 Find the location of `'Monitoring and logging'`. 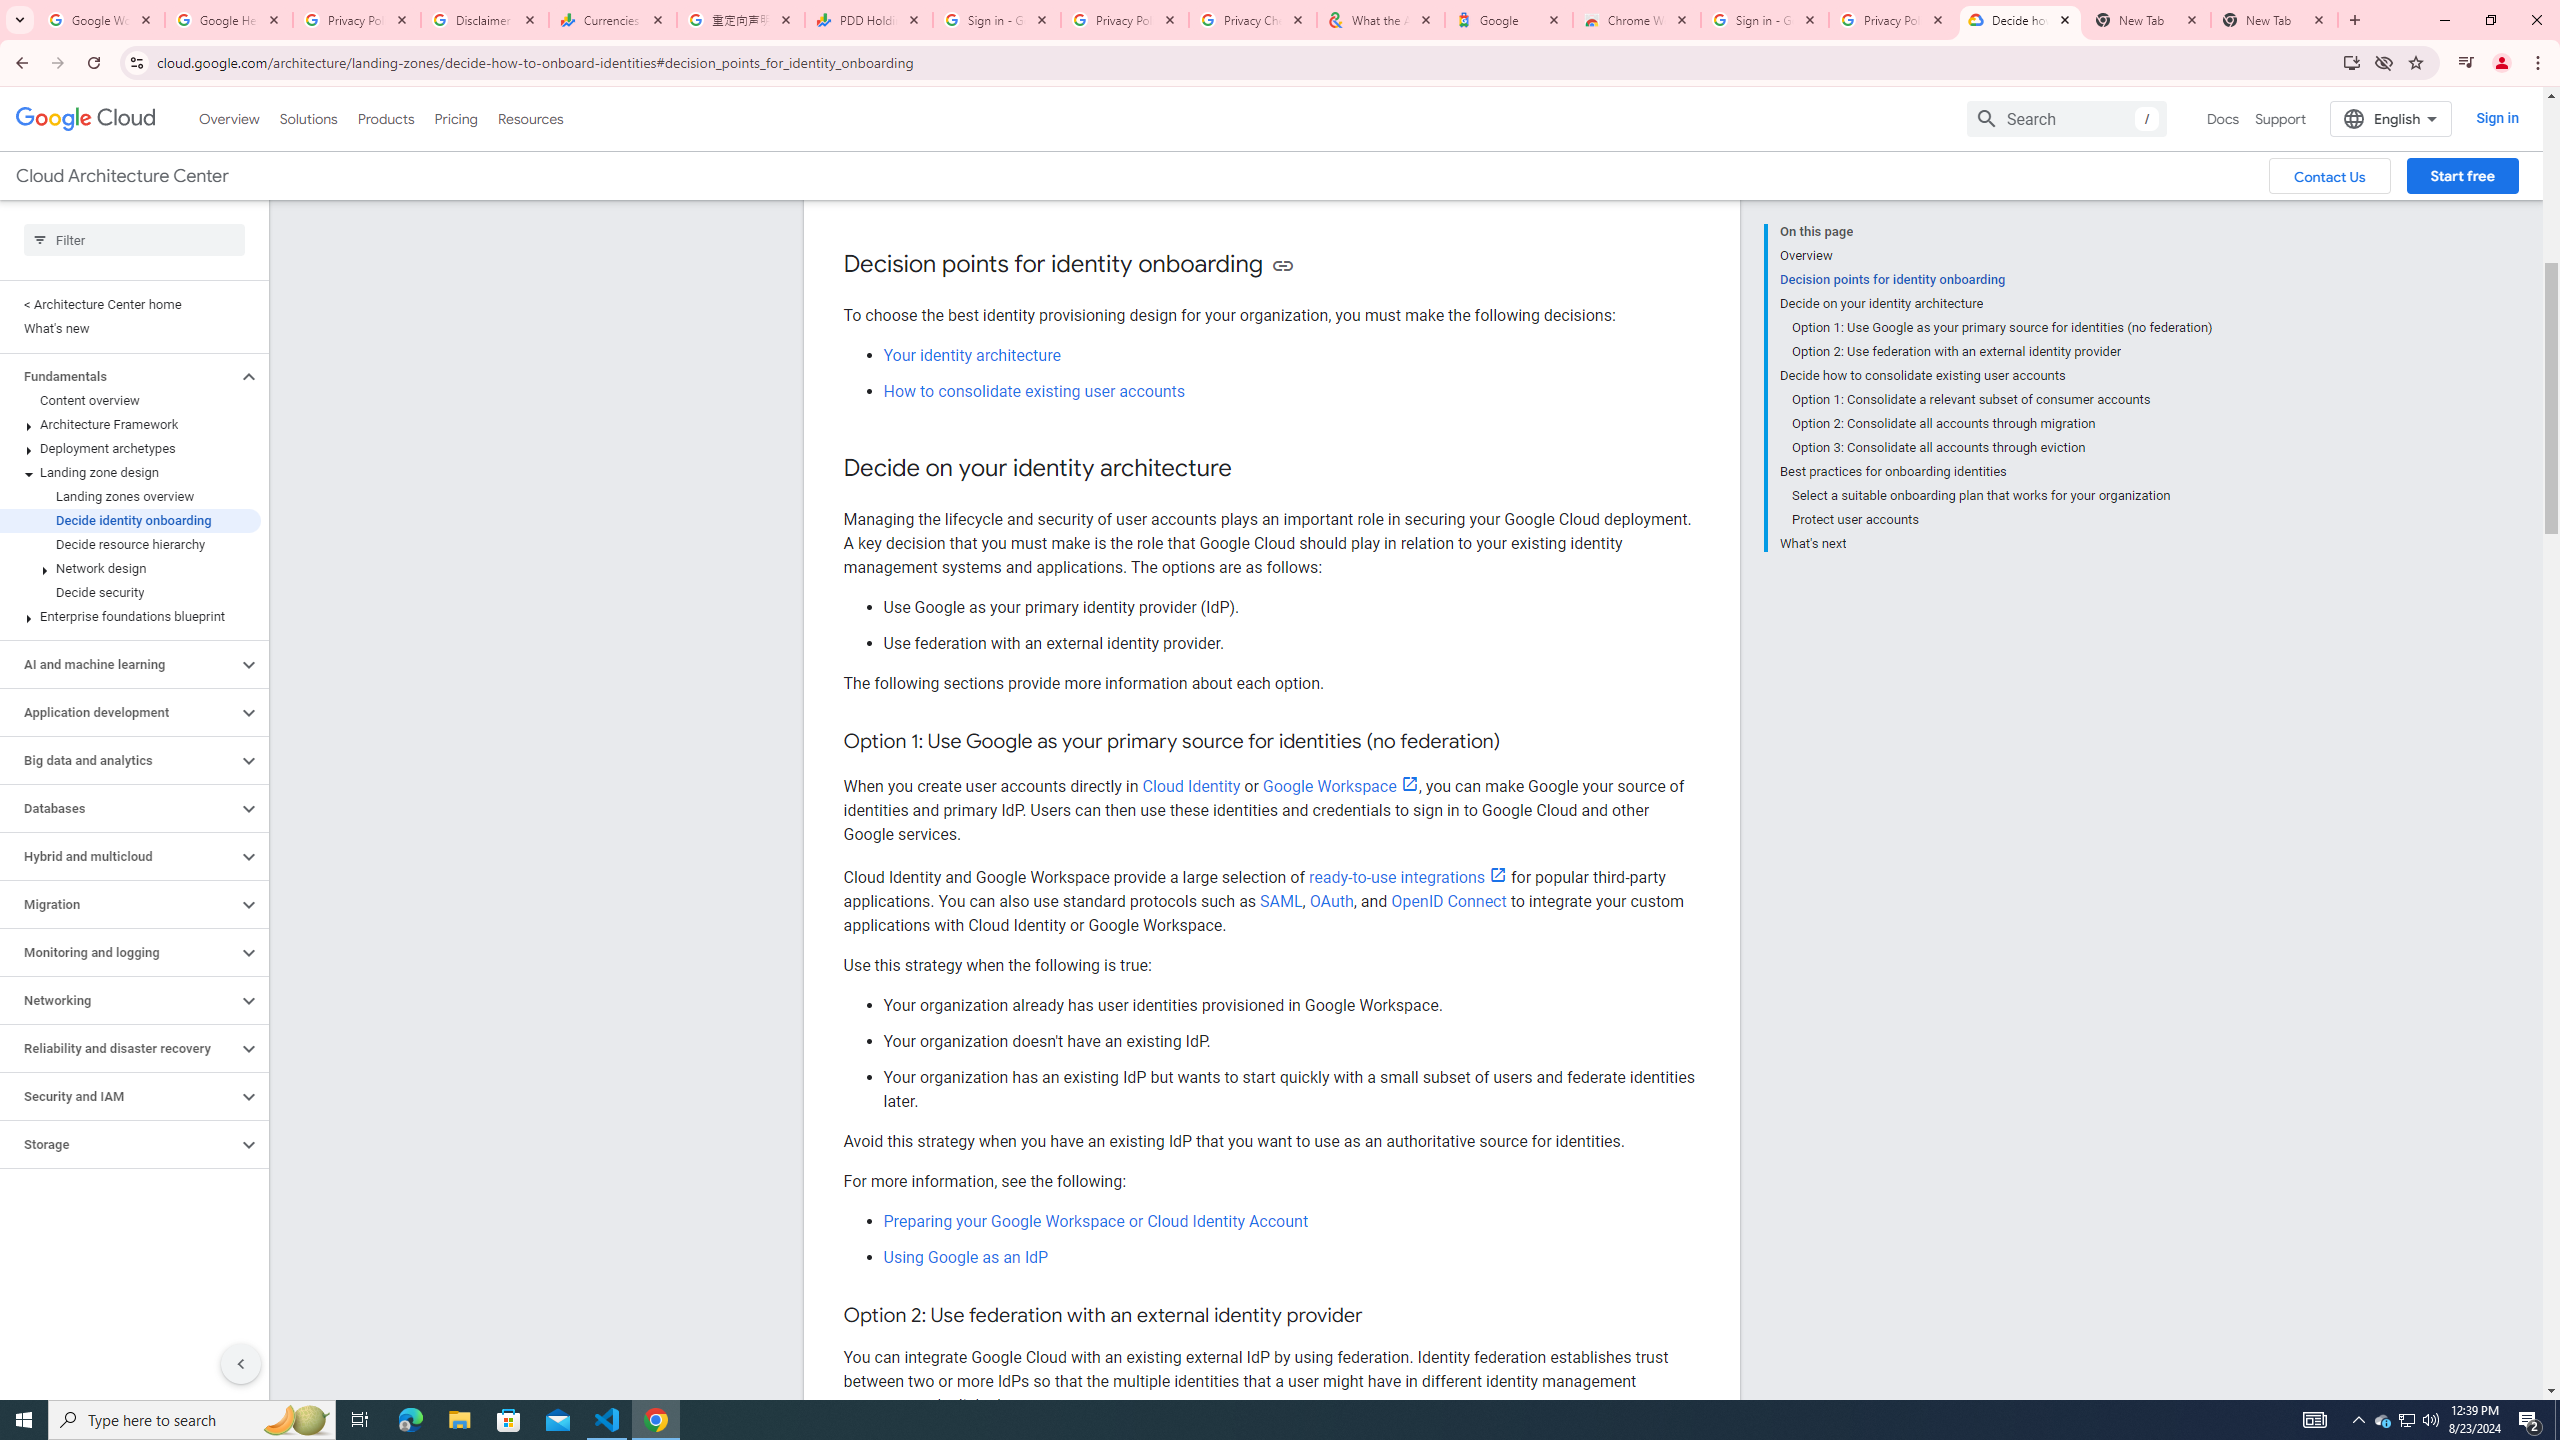

'Monitoring and logging' is located at coordinates (118, 951).